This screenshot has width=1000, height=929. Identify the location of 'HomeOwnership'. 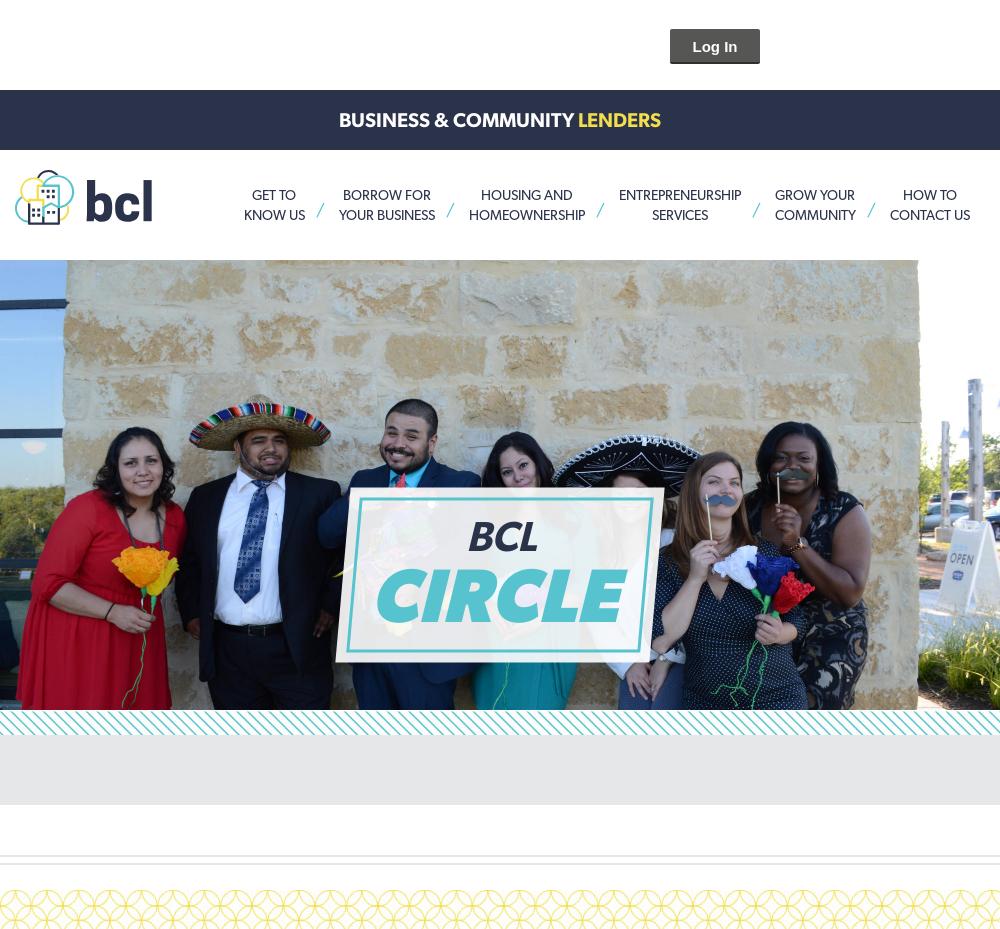
(526, 213).